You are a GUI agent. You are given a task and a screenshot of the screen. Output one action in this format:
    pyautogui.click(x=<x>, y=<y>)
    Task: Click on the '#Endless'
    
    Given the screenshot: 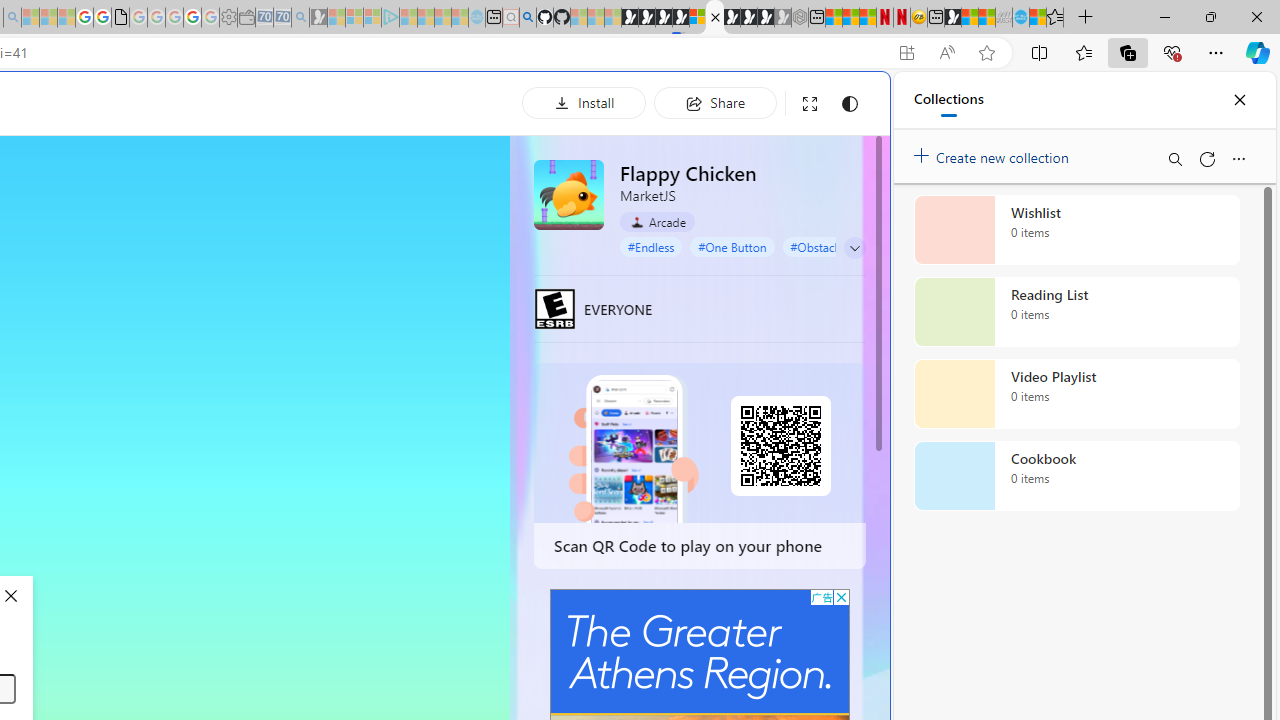 What is the action you would take?
    pyautogui.click(x=651, y=245)
    